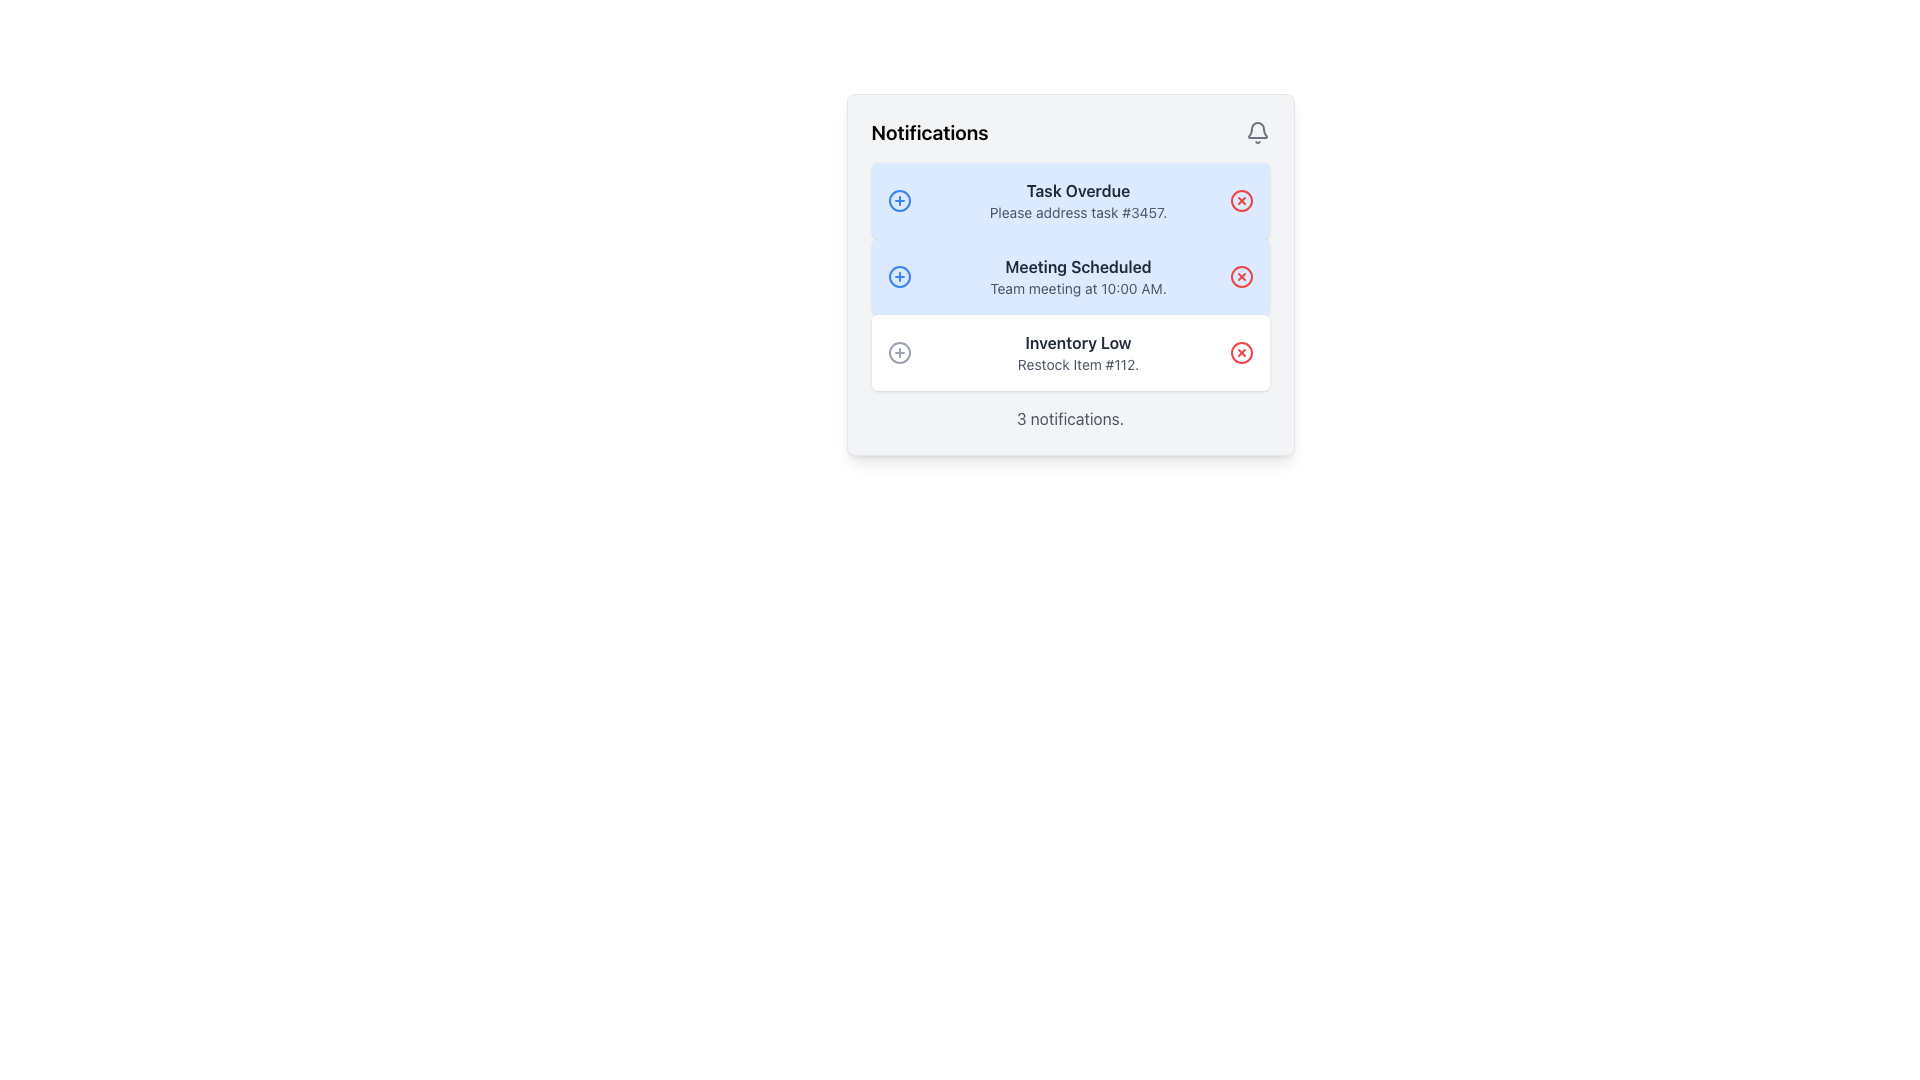 This screenshot has width=1920, height=1080. Describe the element at coordinates (1240, 277) in the screenshot. I see `the dismiss button located at the far right side of the 'Meeting Scheduled' notification entry` at that location.